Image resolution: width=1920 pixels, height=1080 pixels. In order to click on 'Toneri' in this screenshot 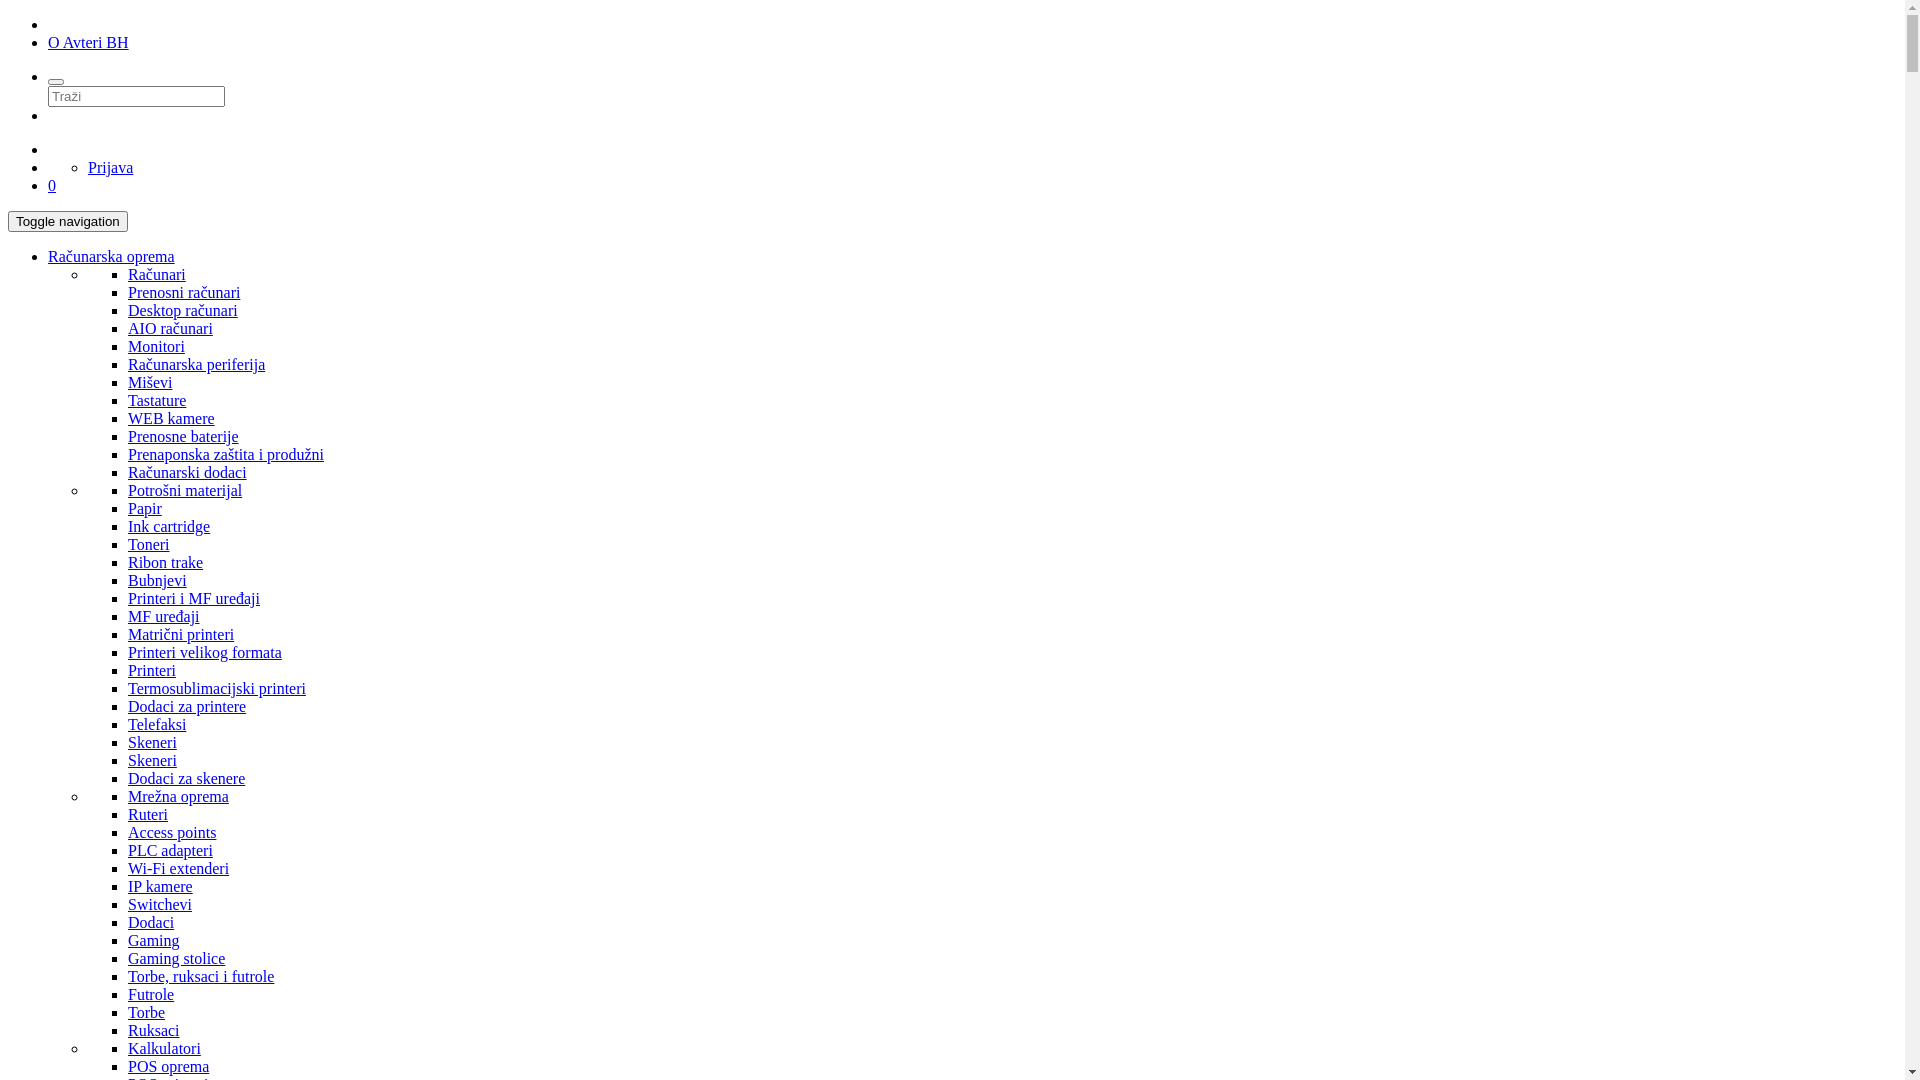, I will do `click(147, 544)`.